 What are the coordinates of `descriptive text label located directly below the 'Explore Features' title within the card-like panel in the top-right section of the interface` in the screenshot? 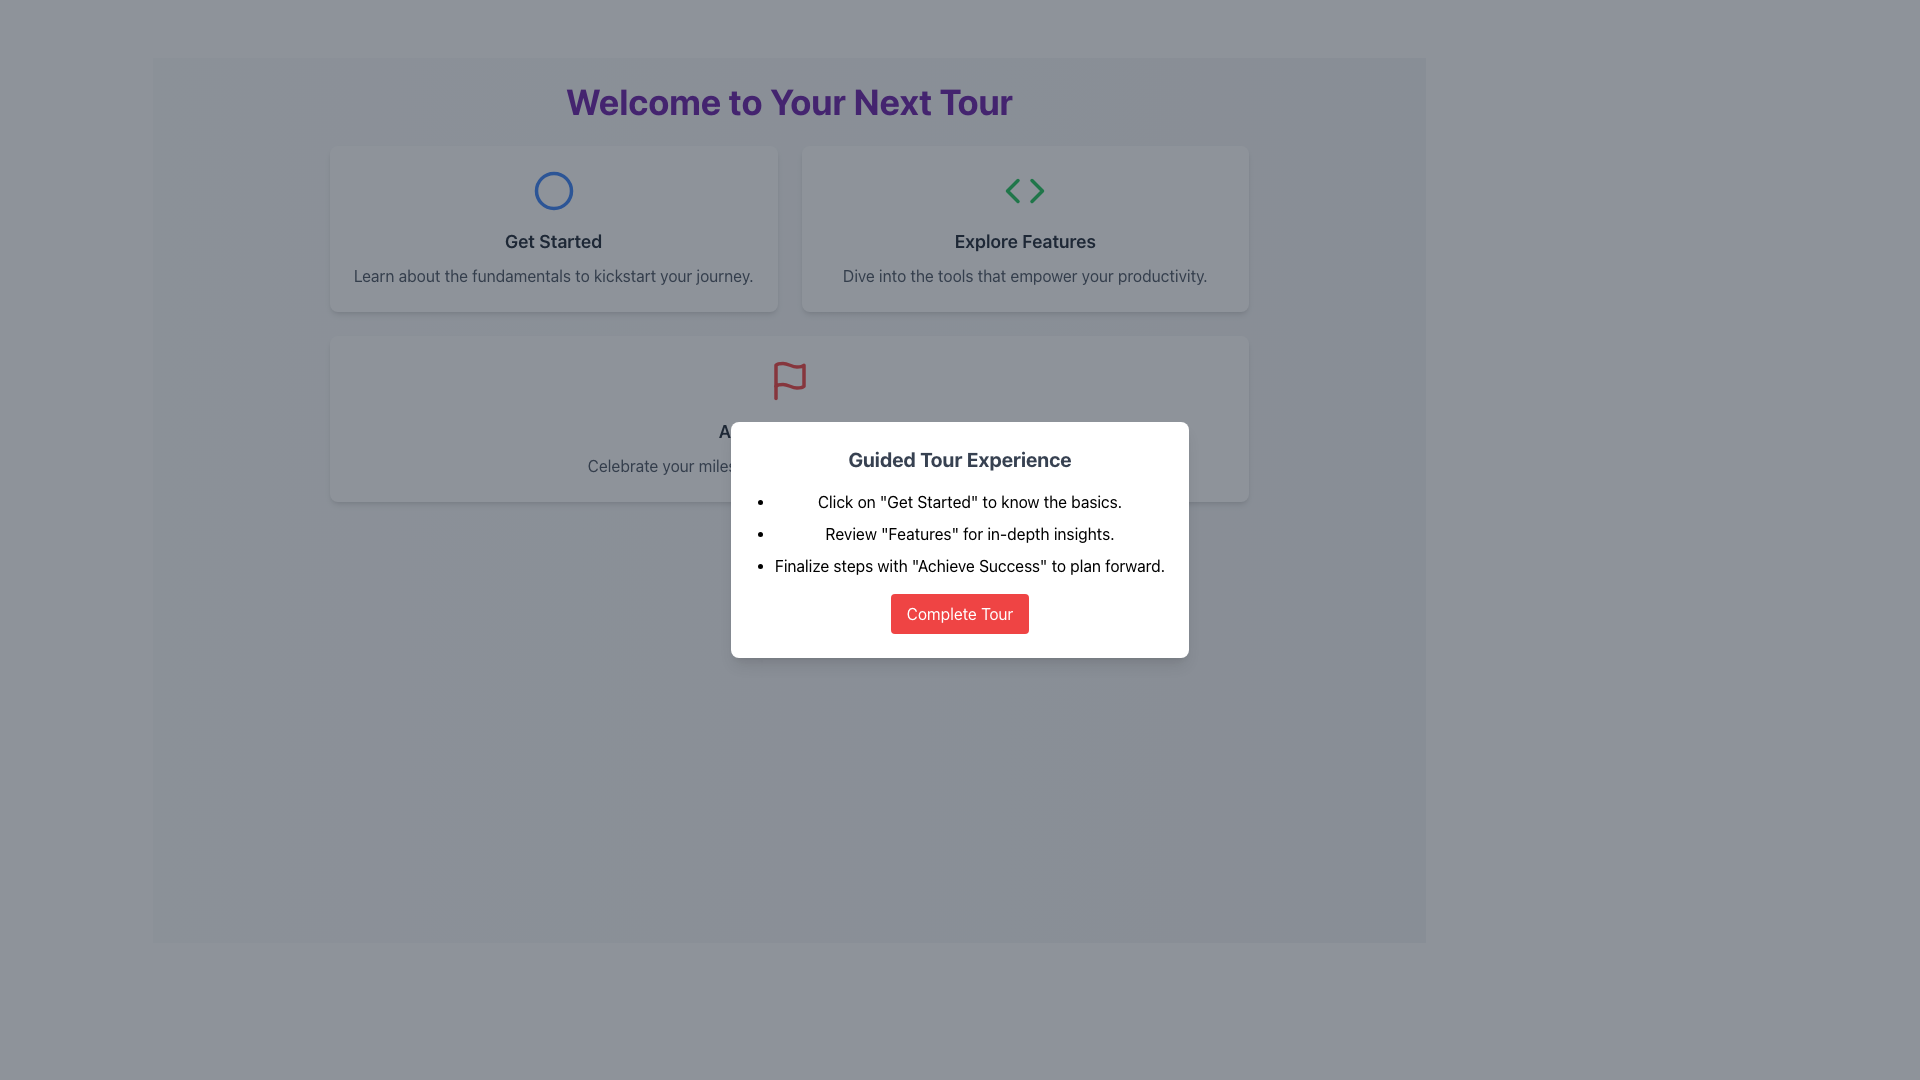 It's located at (1025, 276).